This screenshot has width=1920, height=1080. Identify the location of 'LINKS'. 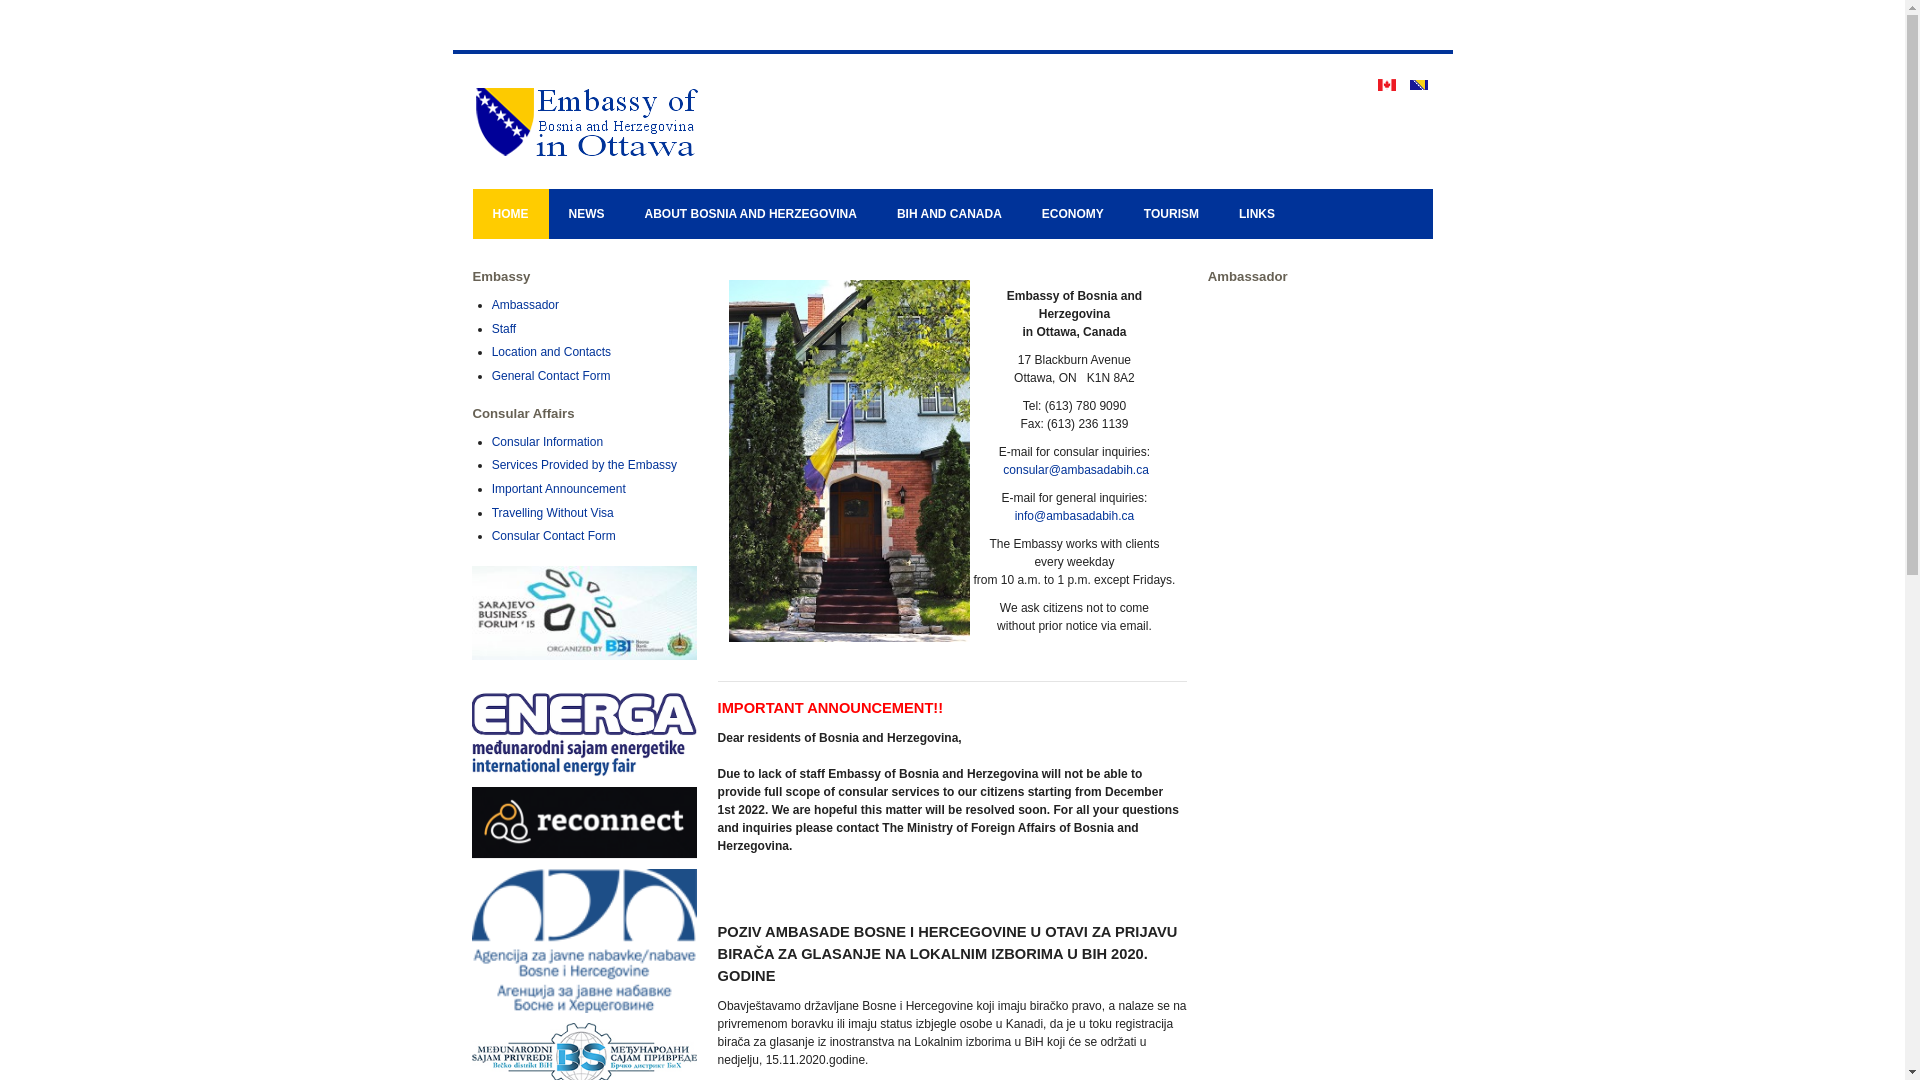
(1218, 213).